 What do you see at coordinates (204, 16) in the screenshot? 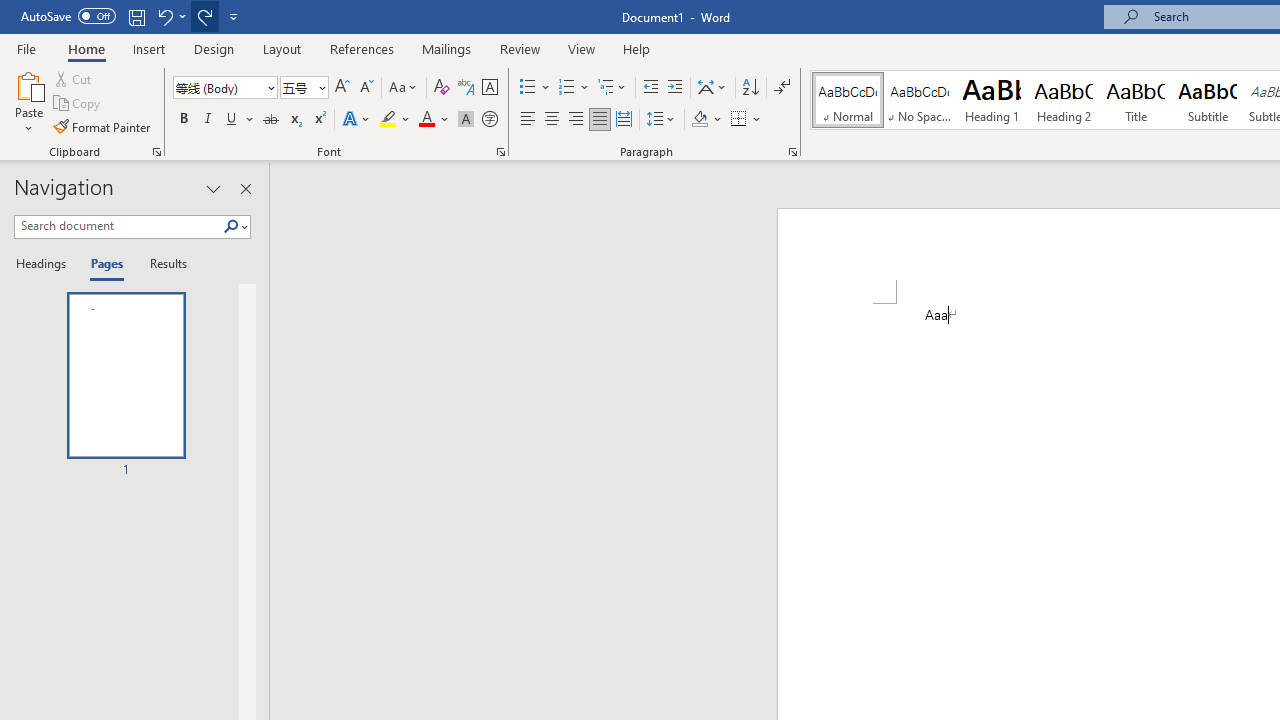
I see `'Redo Style'` at bounding box center [204, 16].